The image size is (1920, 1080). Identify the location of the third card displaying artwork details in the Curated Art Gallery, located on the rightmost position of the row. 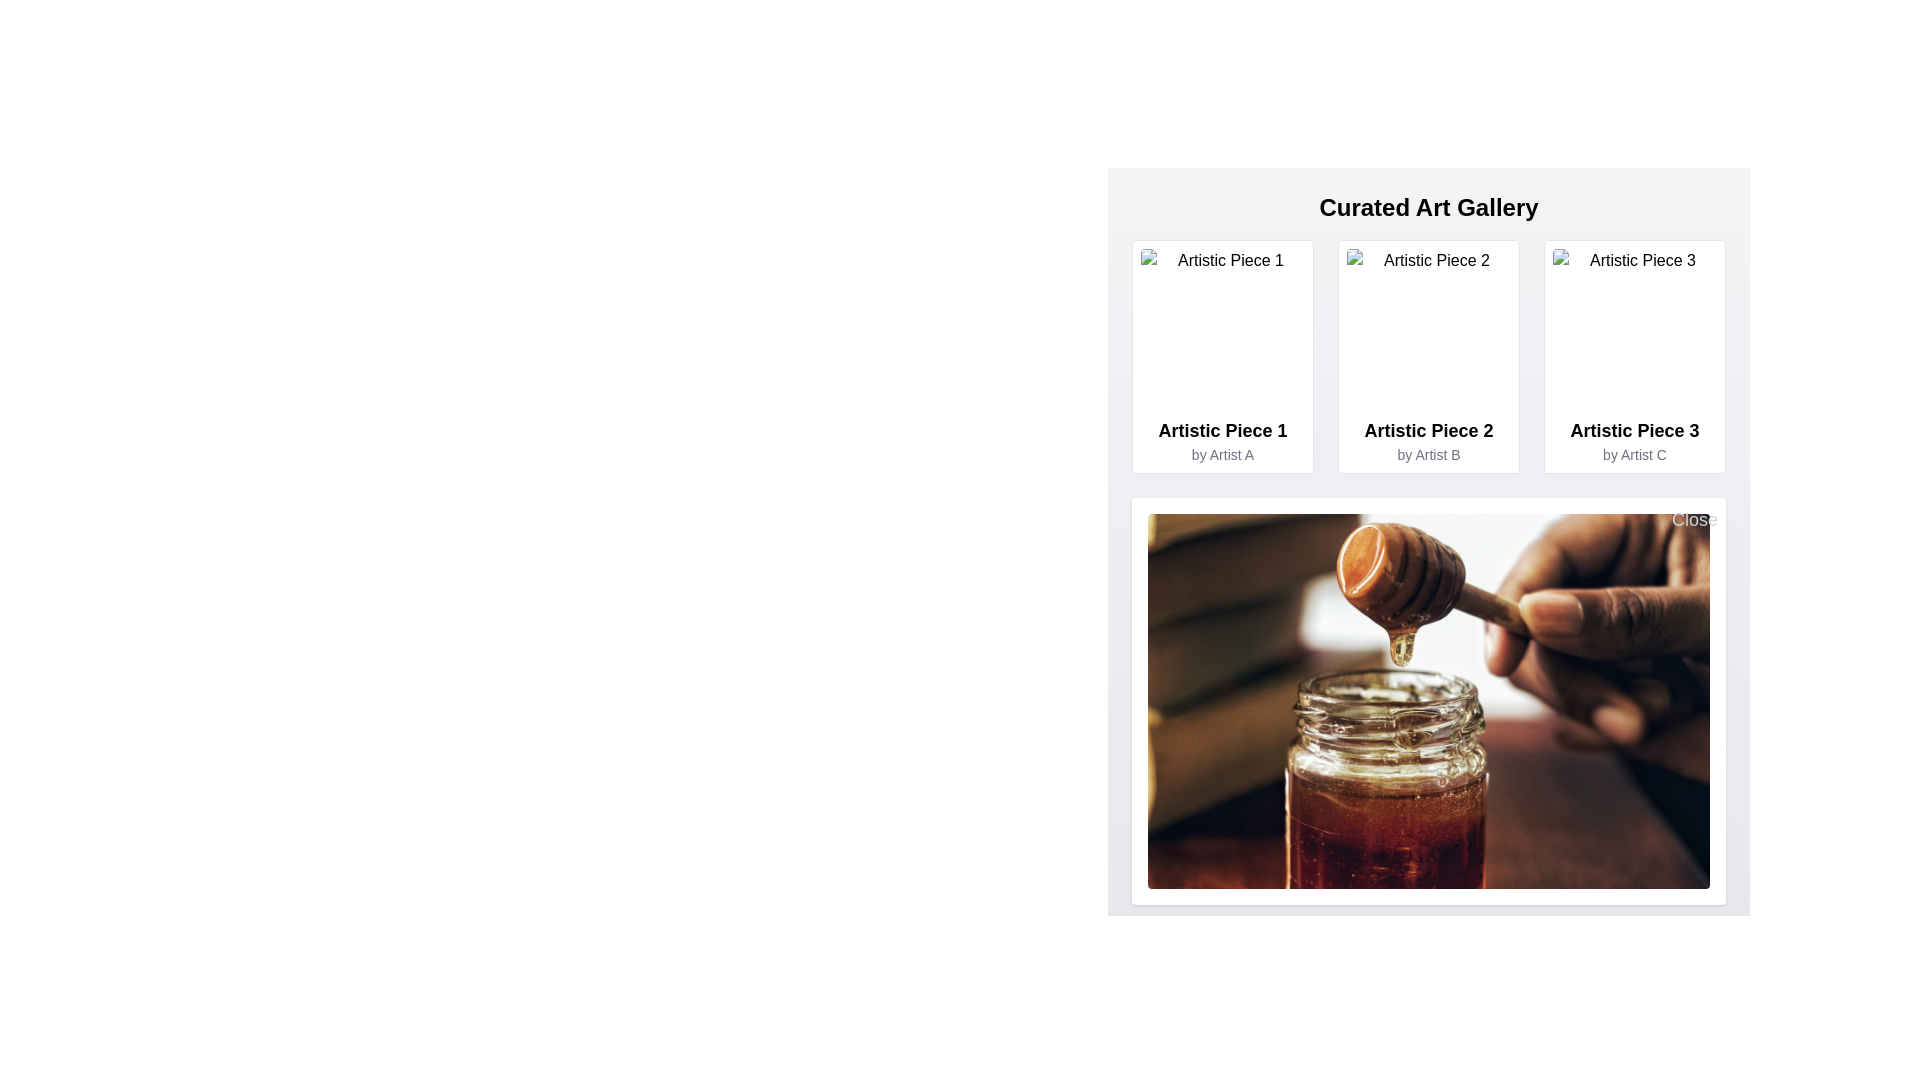
(1635, 356).